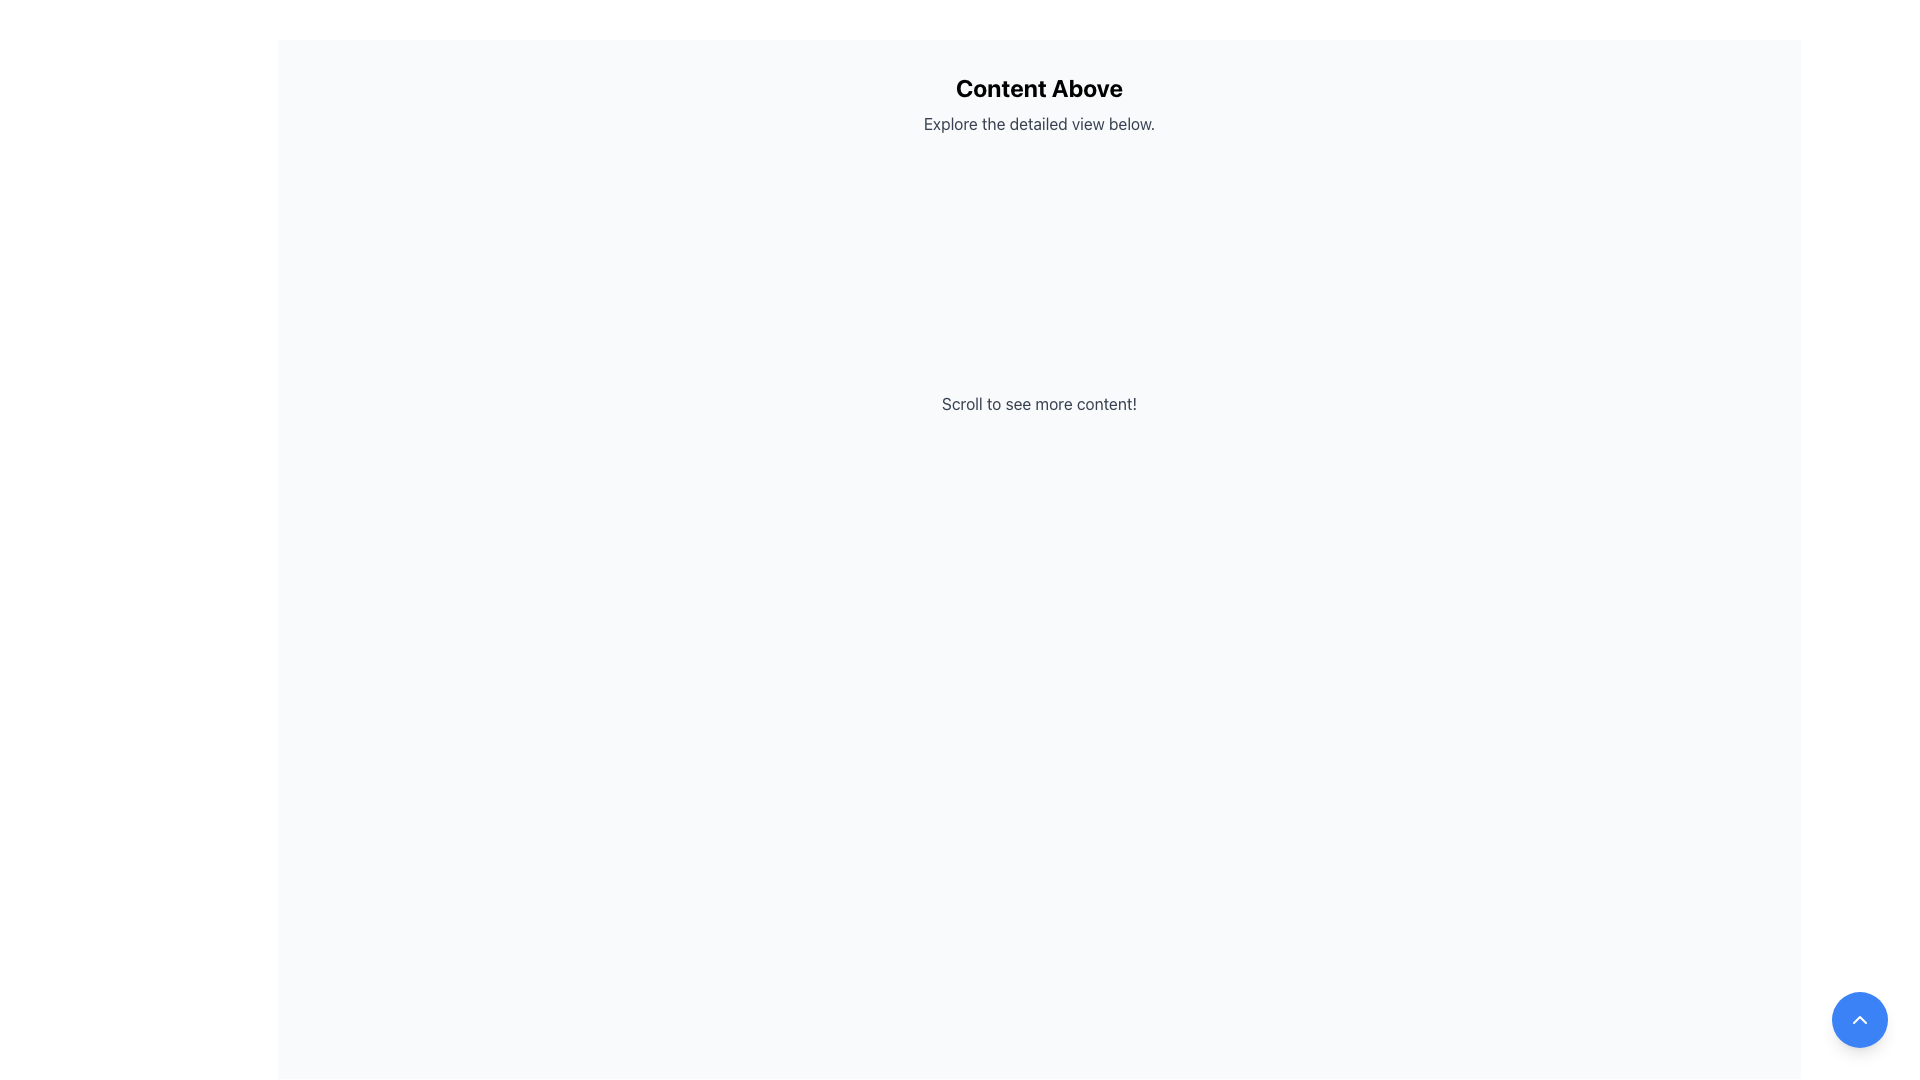  What do you see at coordinates (1859, 1019) in the screenshot?
I see `the button located at the bottom-right corner of the interface to scroll to the top of the page` at bounding box center [1859, 1019].